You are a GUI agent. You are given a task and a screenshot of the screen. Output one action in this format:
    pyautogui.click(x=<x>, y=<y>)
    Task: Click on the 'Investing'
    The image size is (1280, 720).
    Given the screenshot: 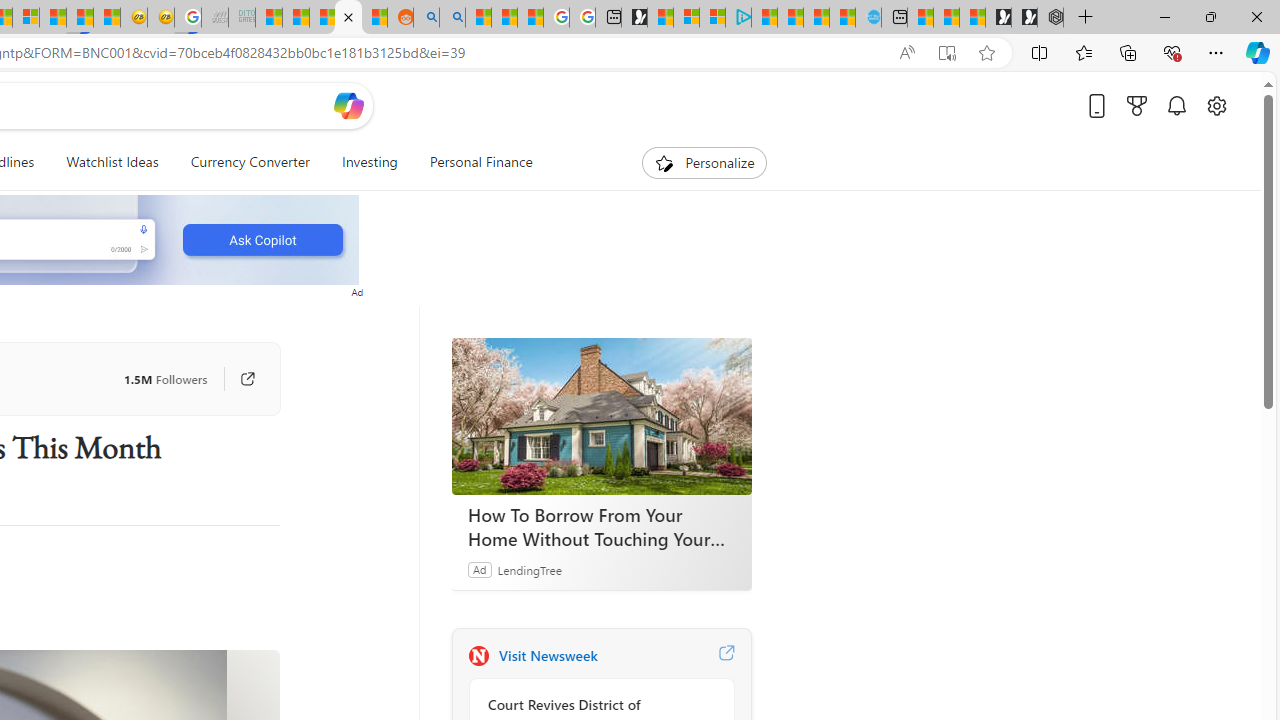 What is the action you would take?
    pyautogui.click(x=369, y=162)
    